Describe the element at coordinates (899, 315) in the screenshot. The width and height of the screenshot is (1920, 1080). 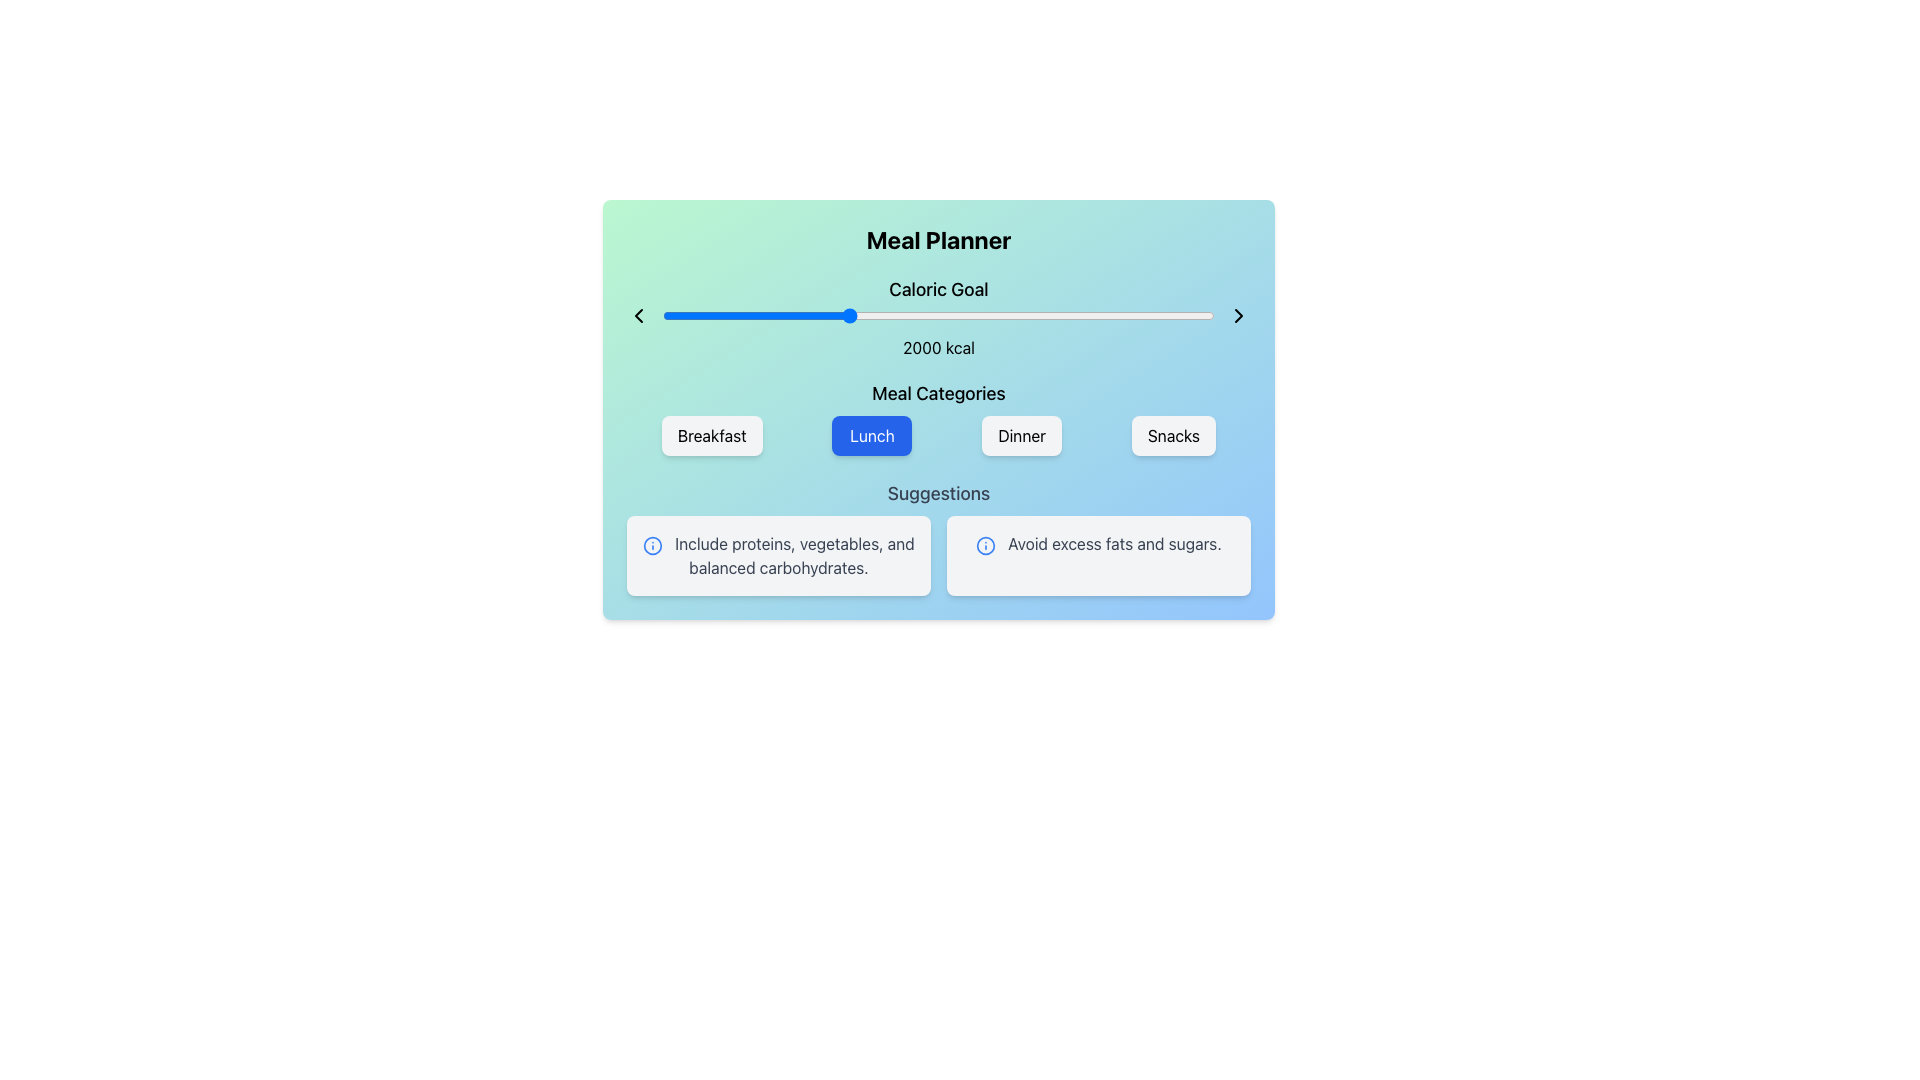
I see `the caloric goal` at that location.